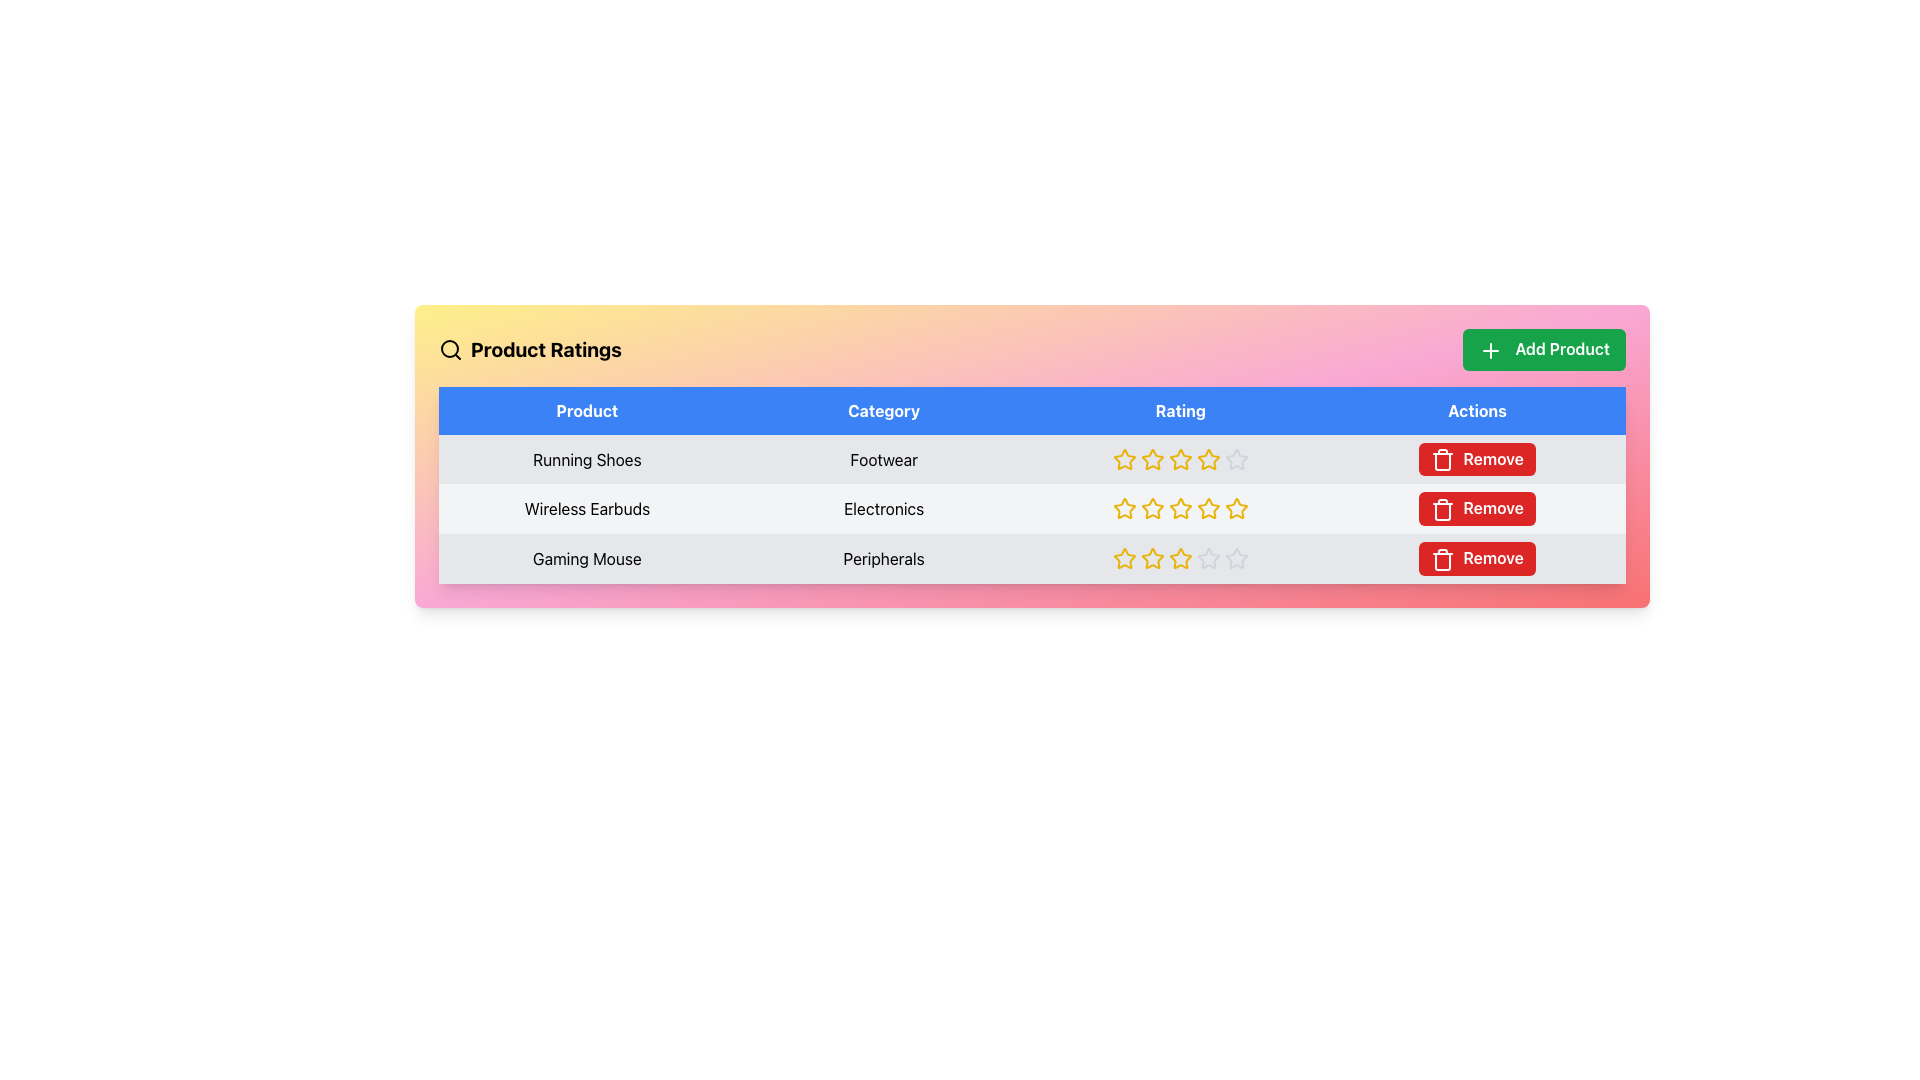  I want to click on the fourth star icon in the rating section of the Gaming Mouse product, which is styled in yellow with a hollow center, so click(1180, 559).